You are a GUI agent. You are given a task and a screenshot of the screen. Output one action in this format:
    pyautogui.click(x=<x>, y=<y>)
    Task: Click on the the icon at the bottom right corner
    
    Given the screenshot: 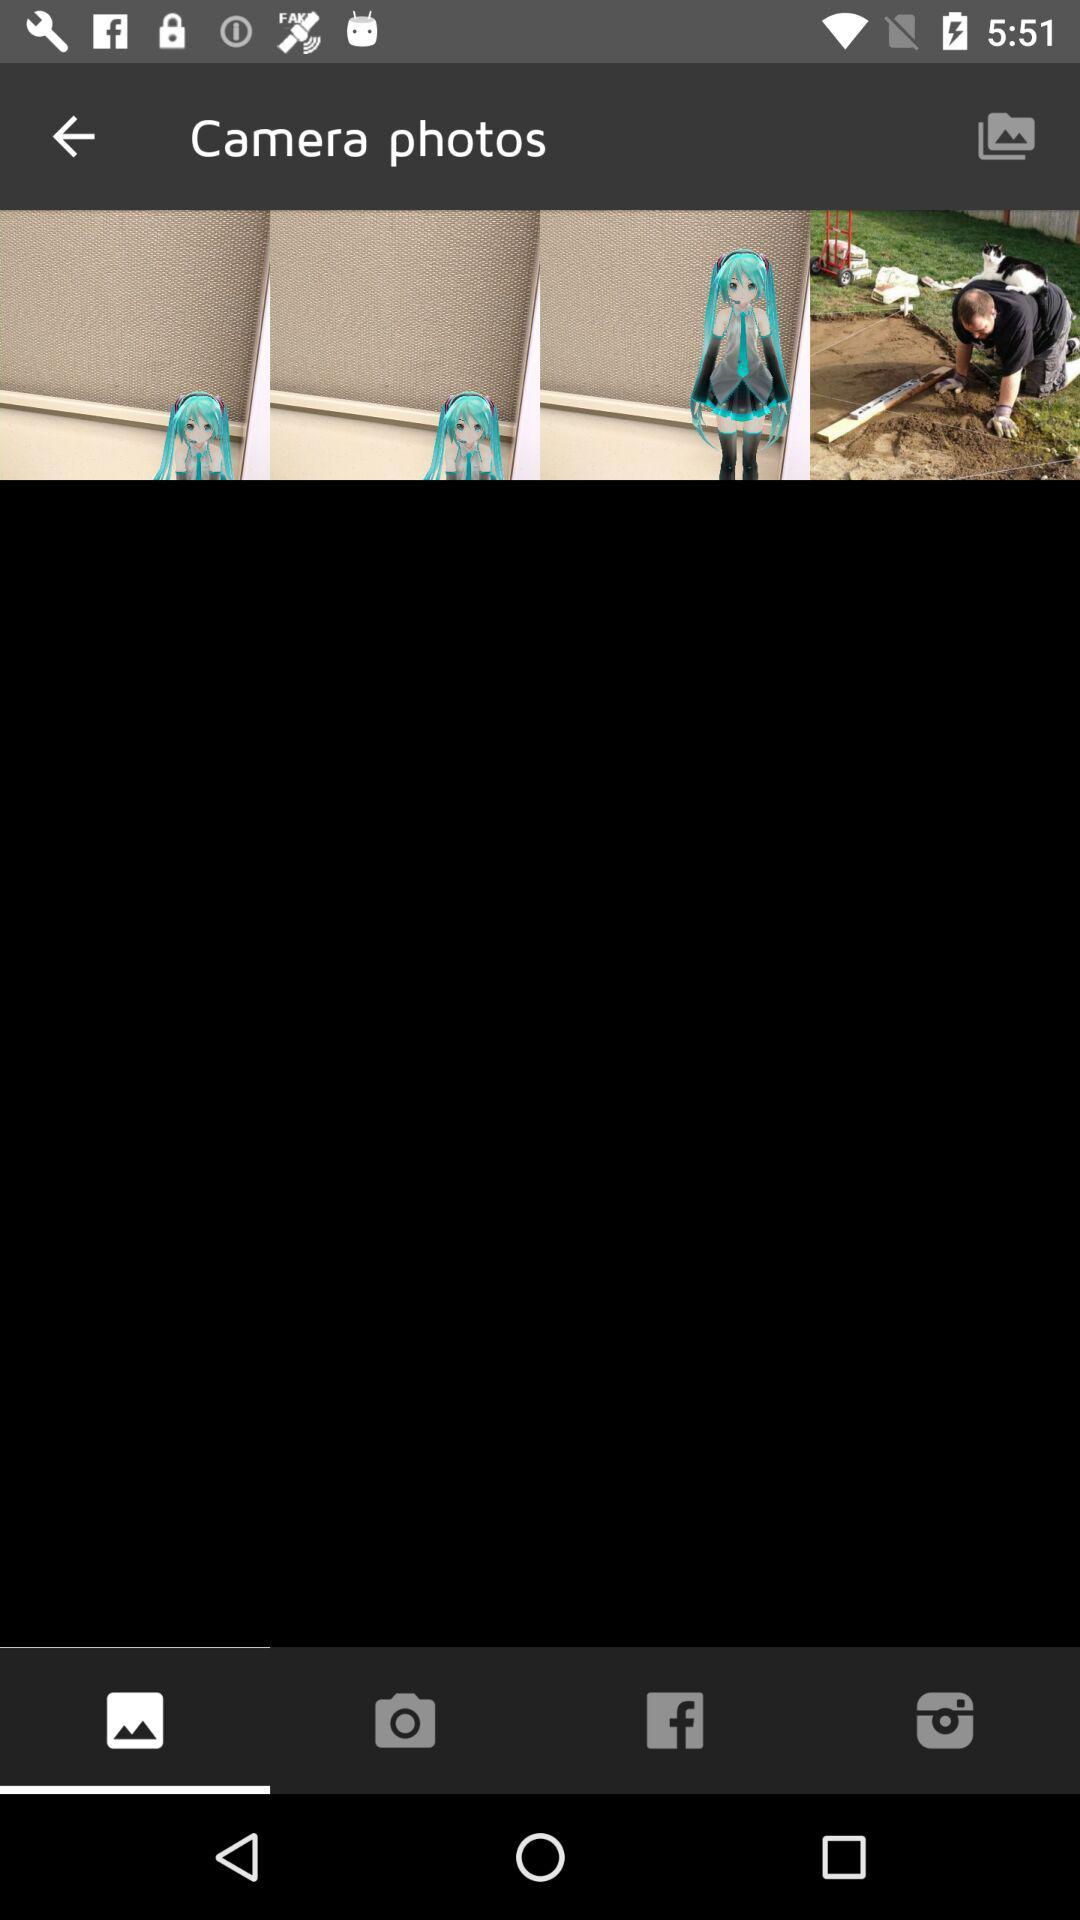 What is the action you would take?
    pyautogui.click(x=945, y=1719)
    